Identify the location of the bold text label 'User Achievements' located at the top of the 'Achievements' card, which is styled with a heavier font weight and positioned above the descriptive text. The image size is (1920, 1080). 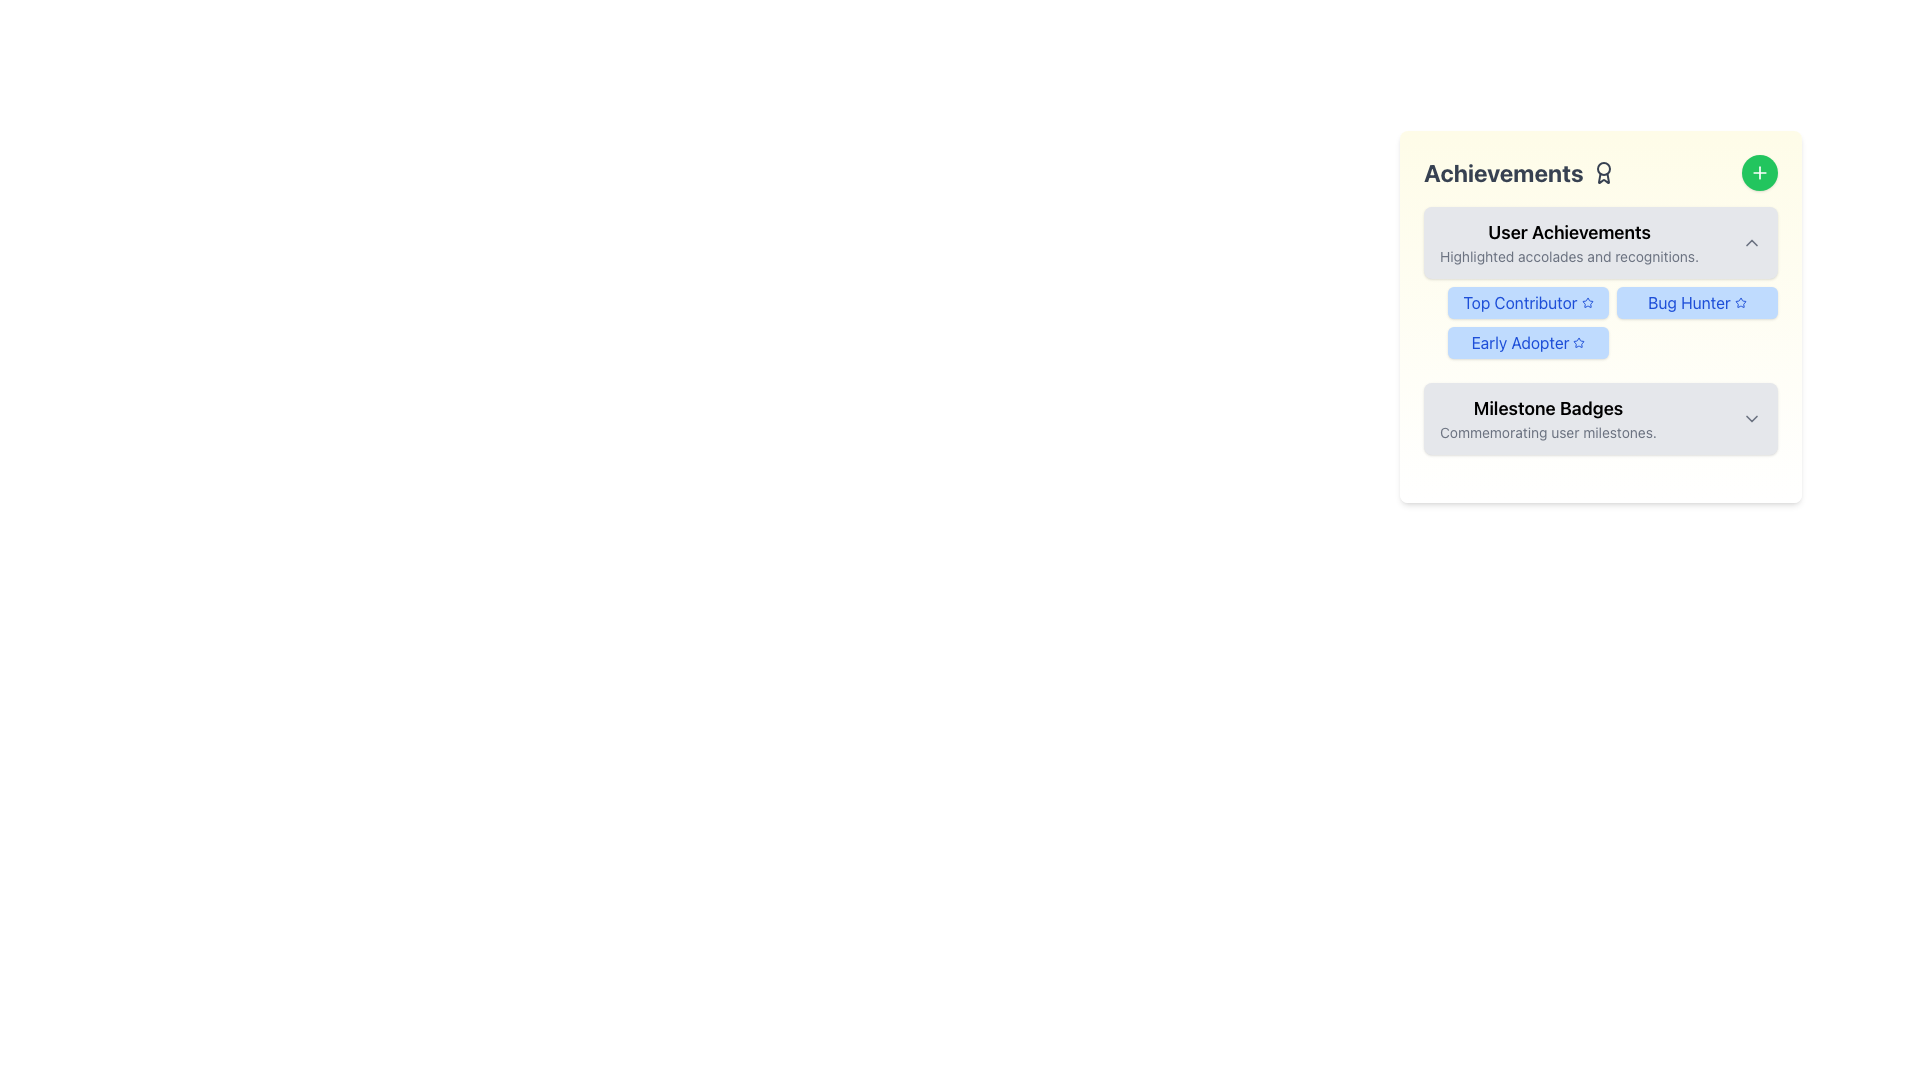
(1568, 231).